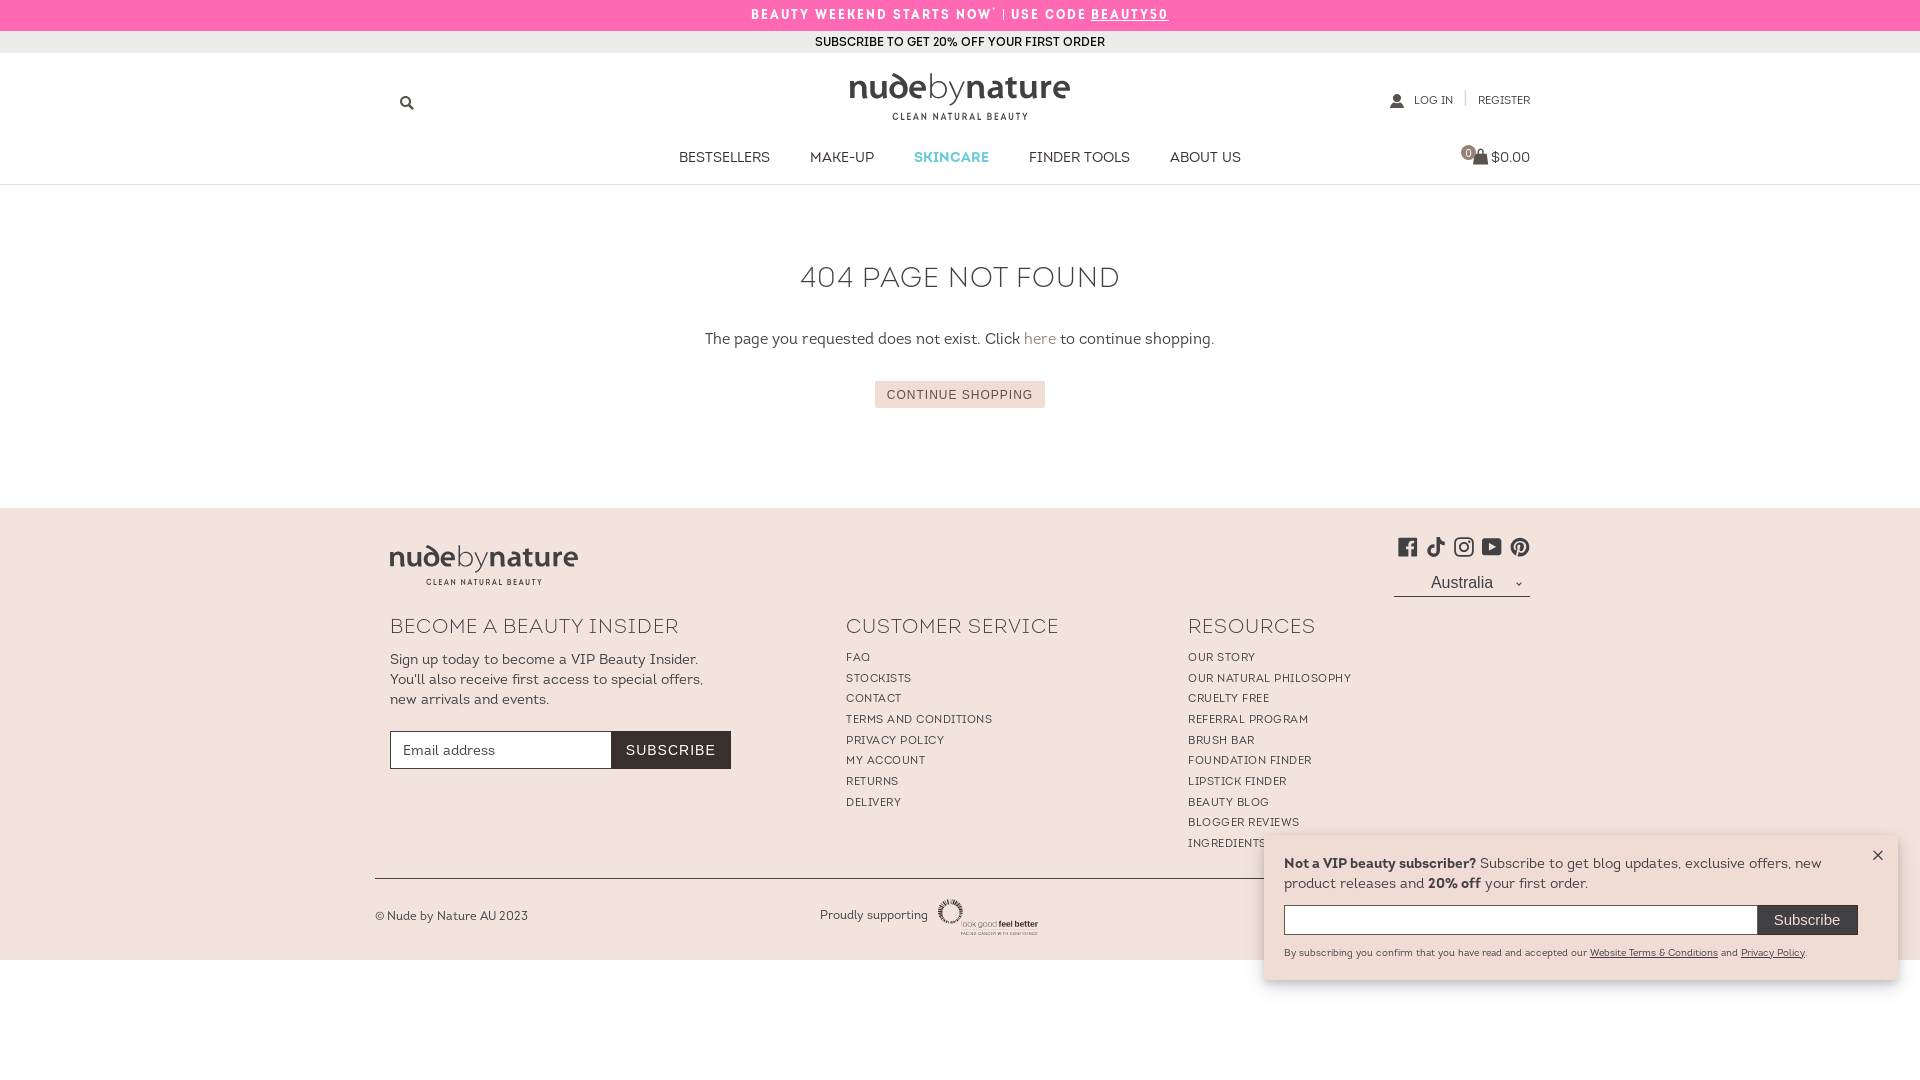  What do you see at coordinates (893, 741) in the screenshot?
I see `'PRIVACY POLICY'` at bounding box center [893, 741].